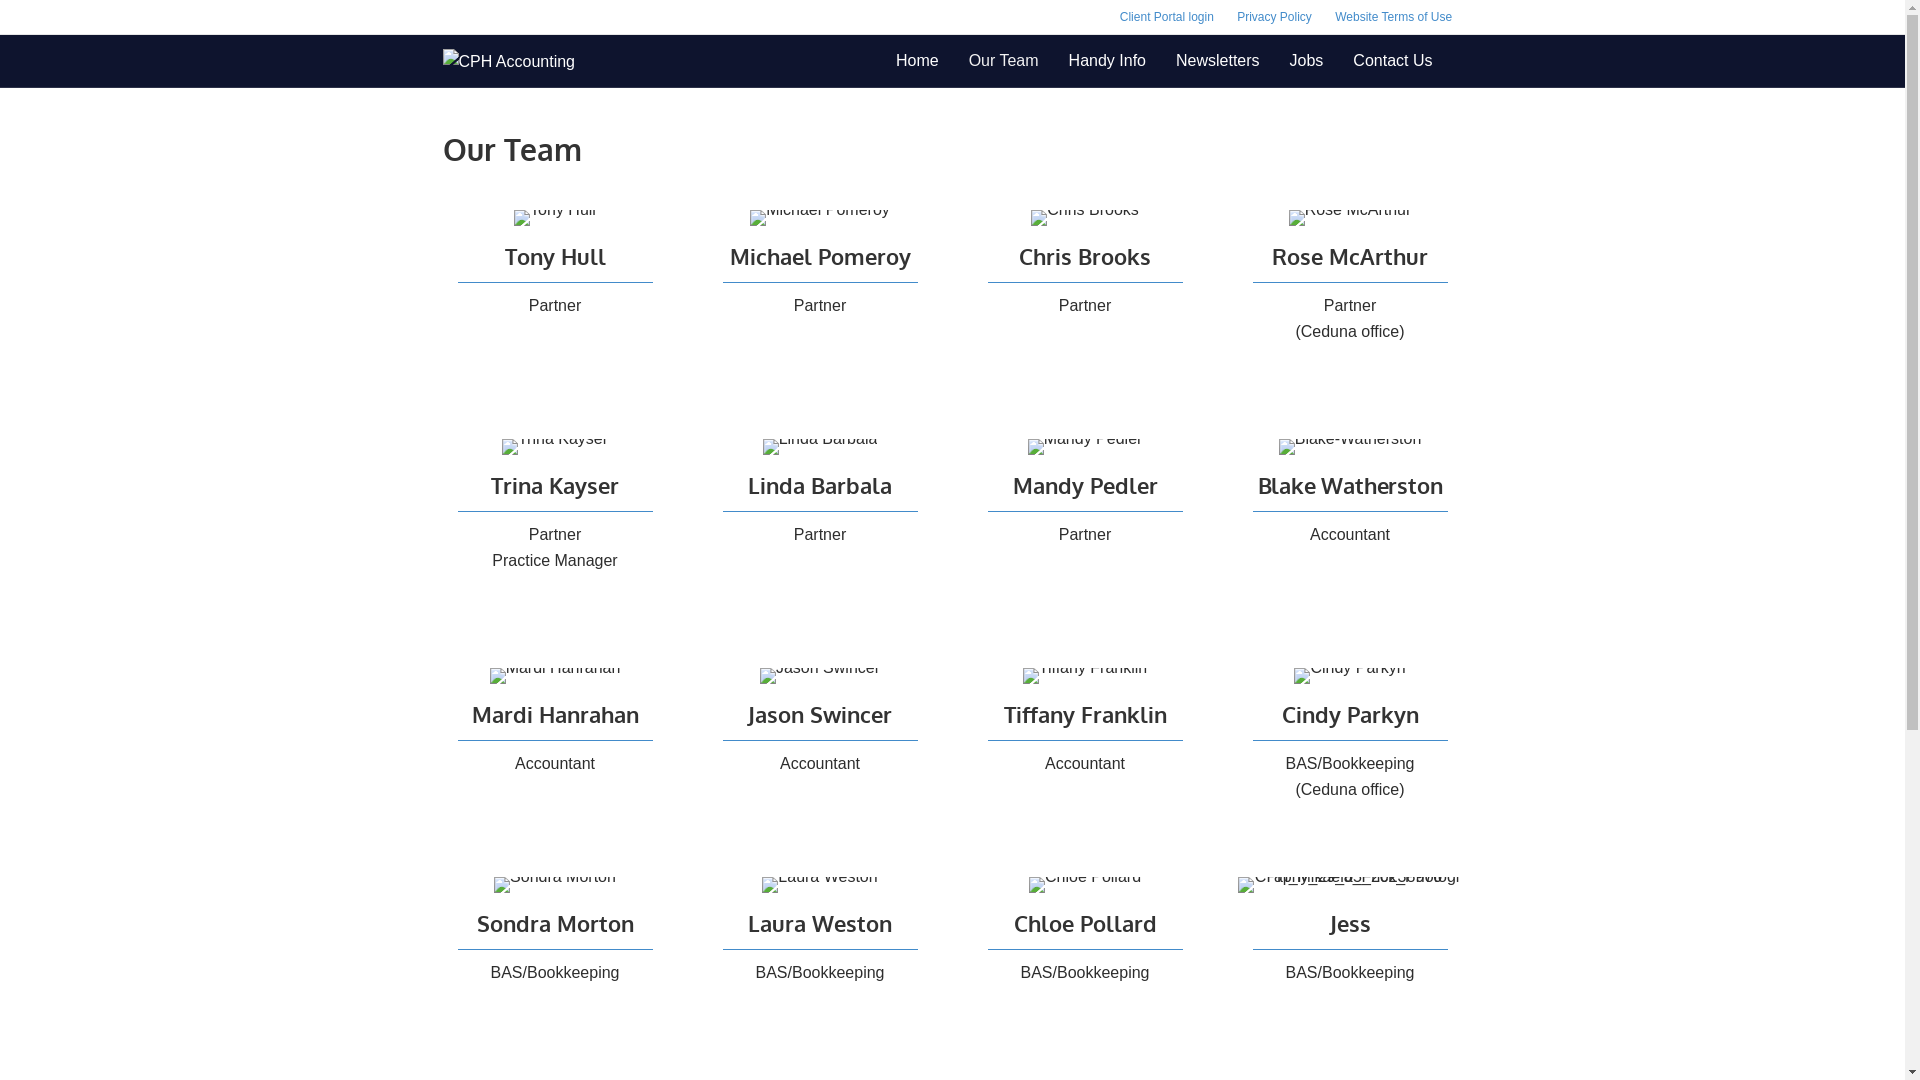  I want to click on 'Michael-Pomeroy', so click(820, 218).